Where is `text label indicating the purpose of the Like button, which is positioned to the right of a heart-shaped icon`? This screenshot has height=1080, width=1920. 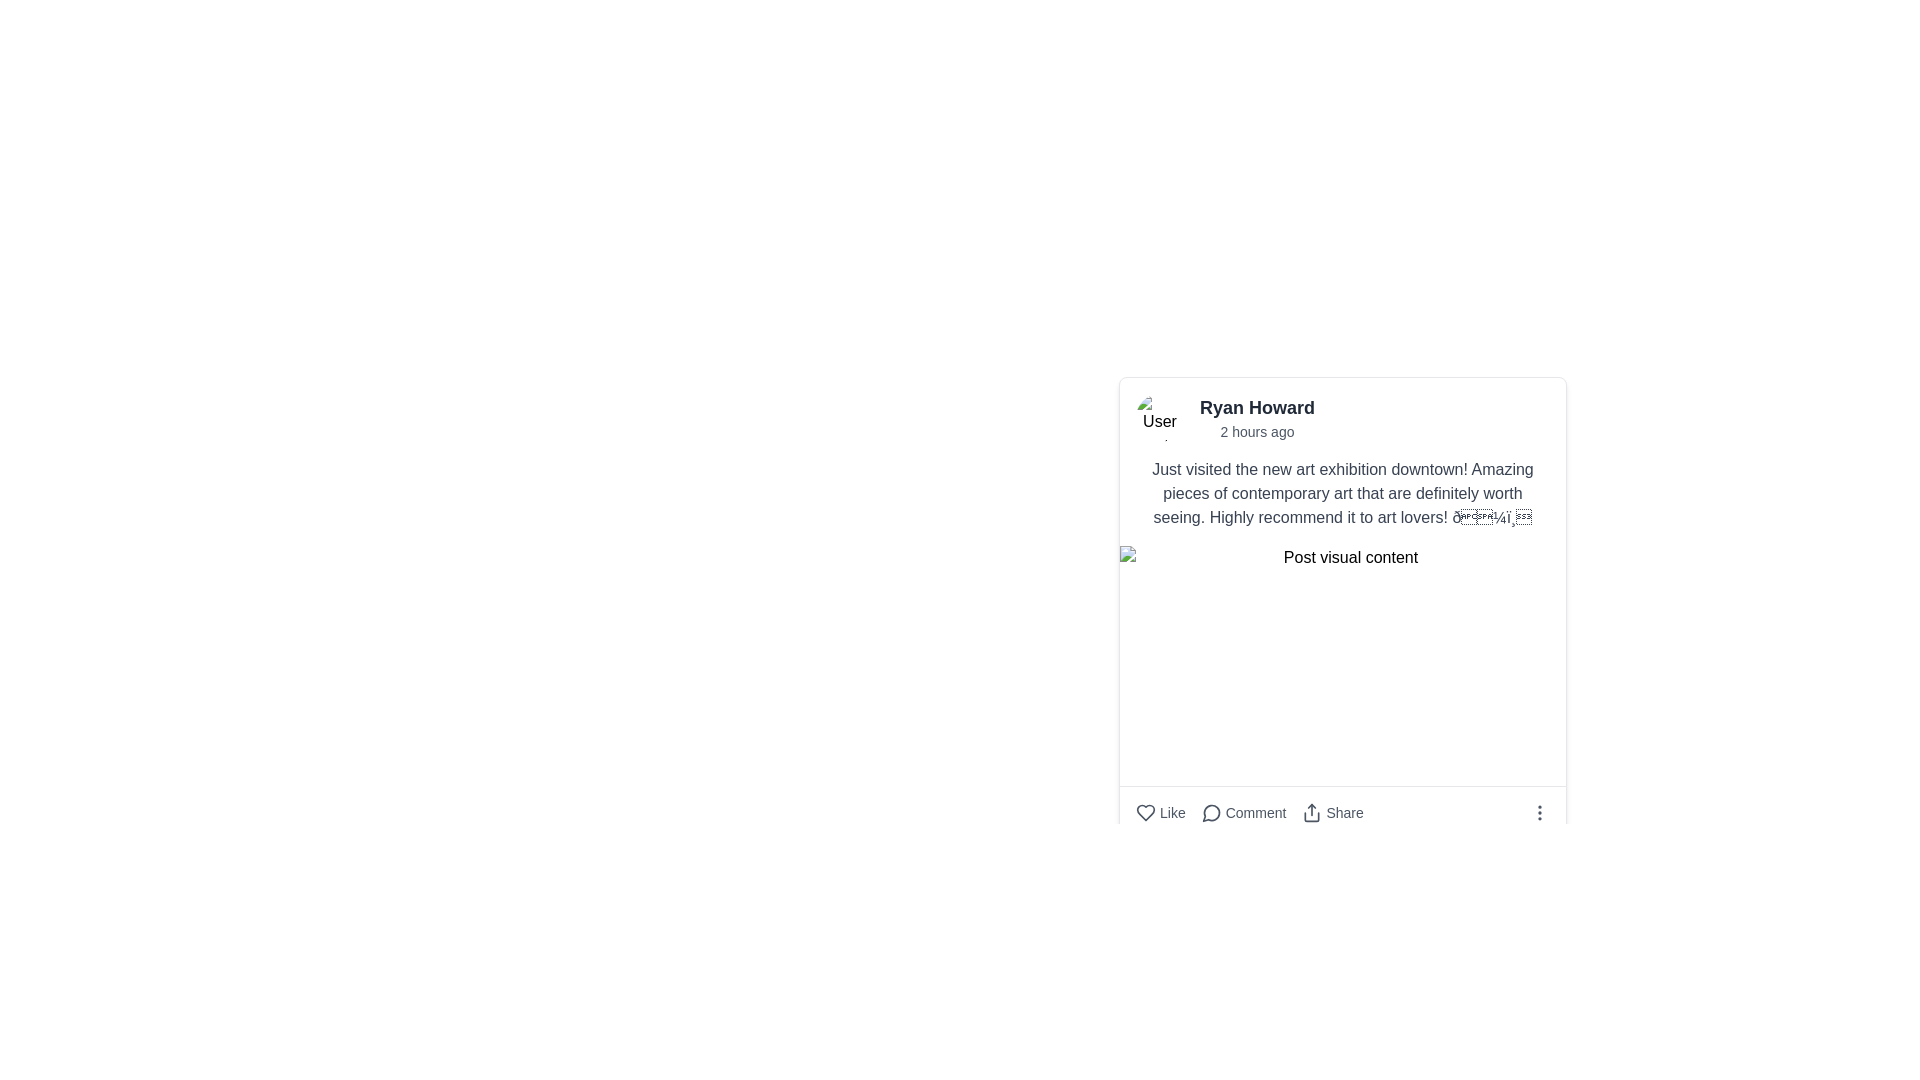 text label indicating the purpose of the Like button, which is positioned to the right of a heart-shaped icon is located at coordinates (1172, 813).